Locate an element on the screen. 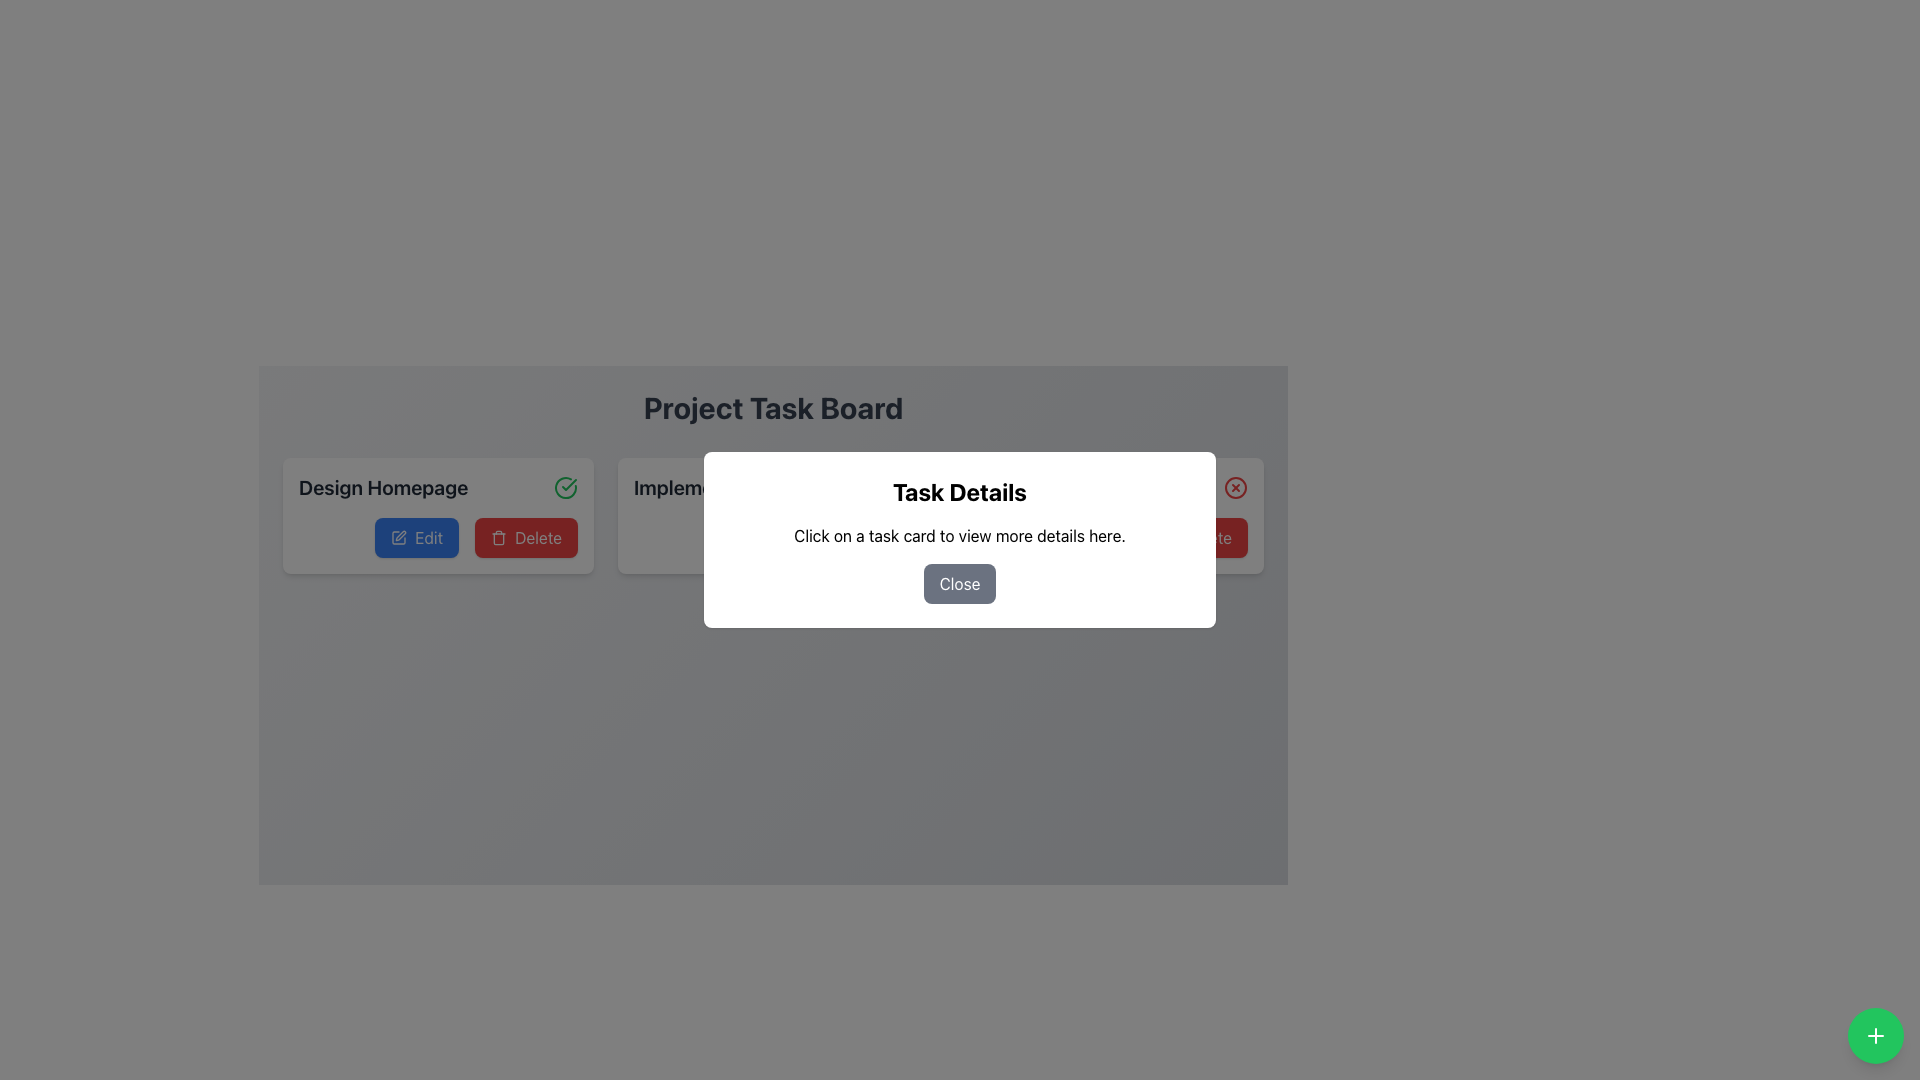  the red 'Delete' button containing the trash icon is located at coordinates (499, 536).